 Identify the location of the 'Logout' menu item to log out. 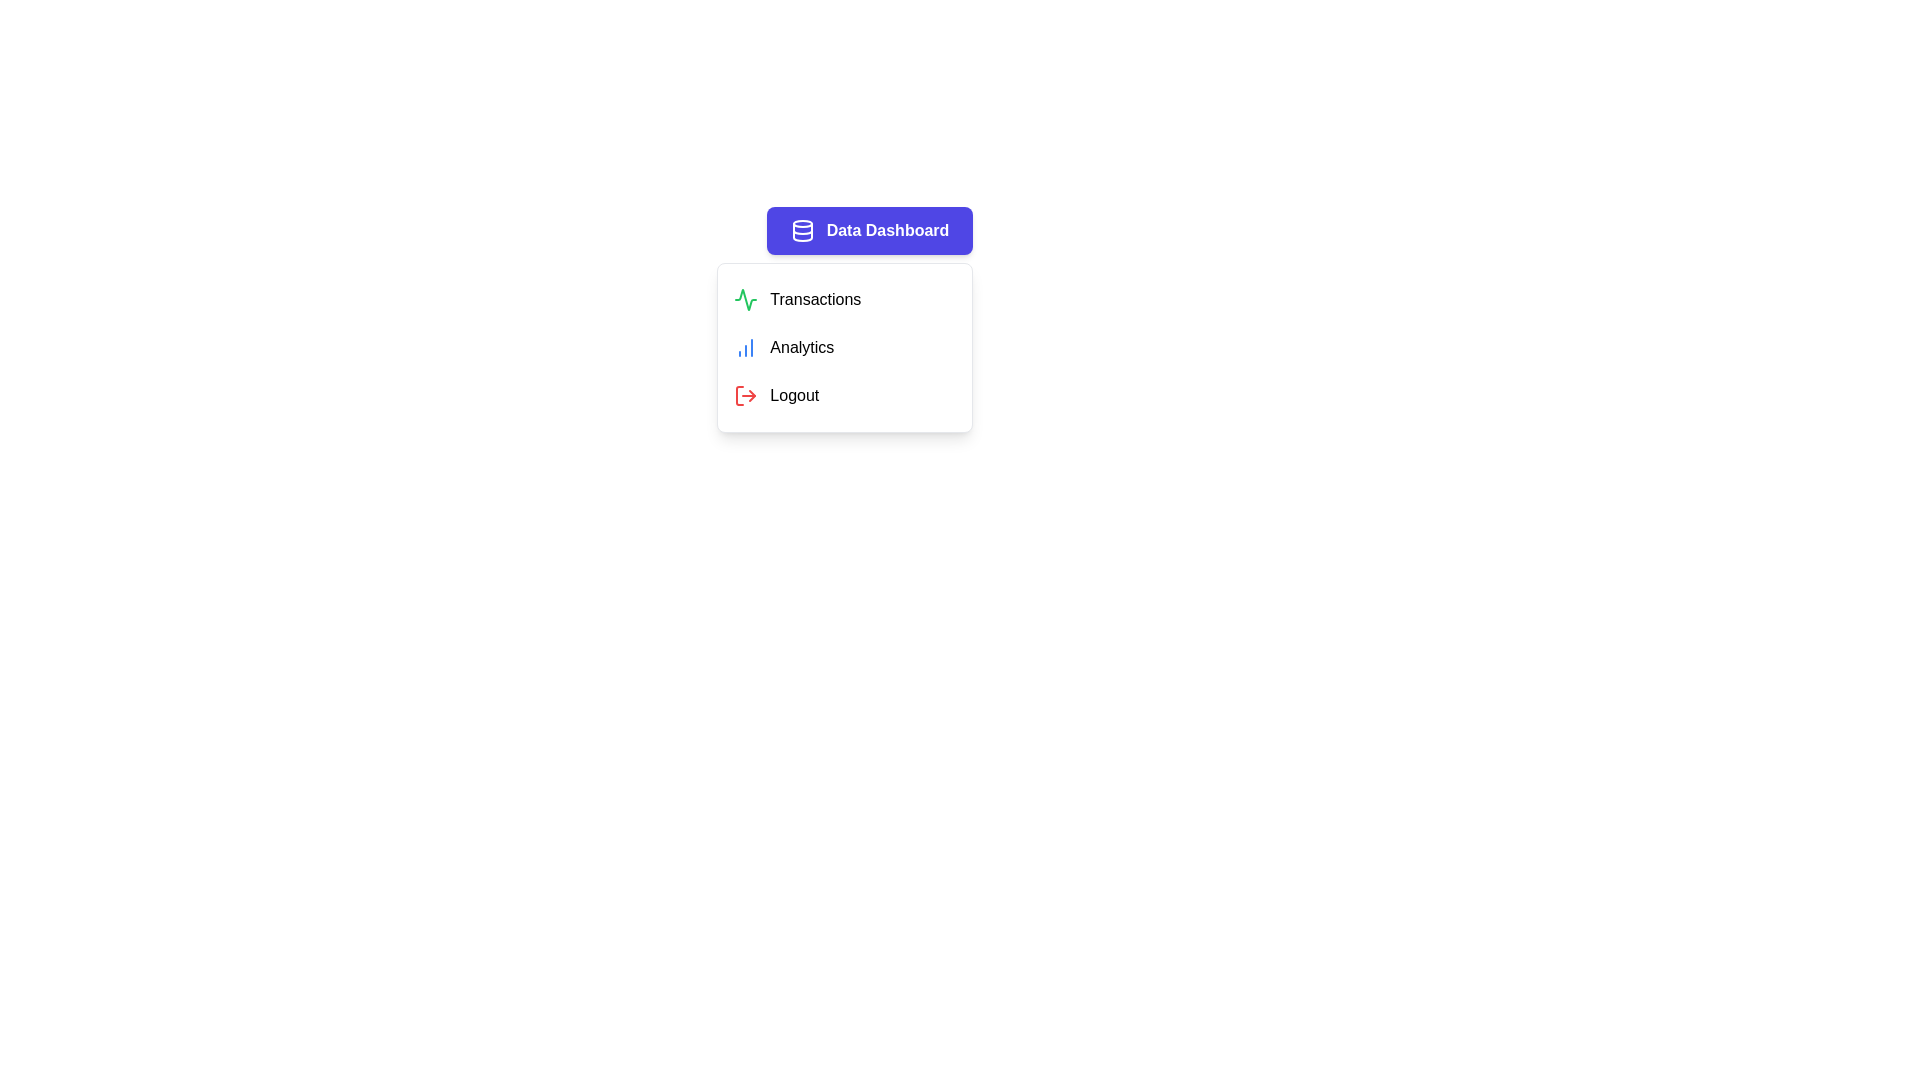
(844, 396).